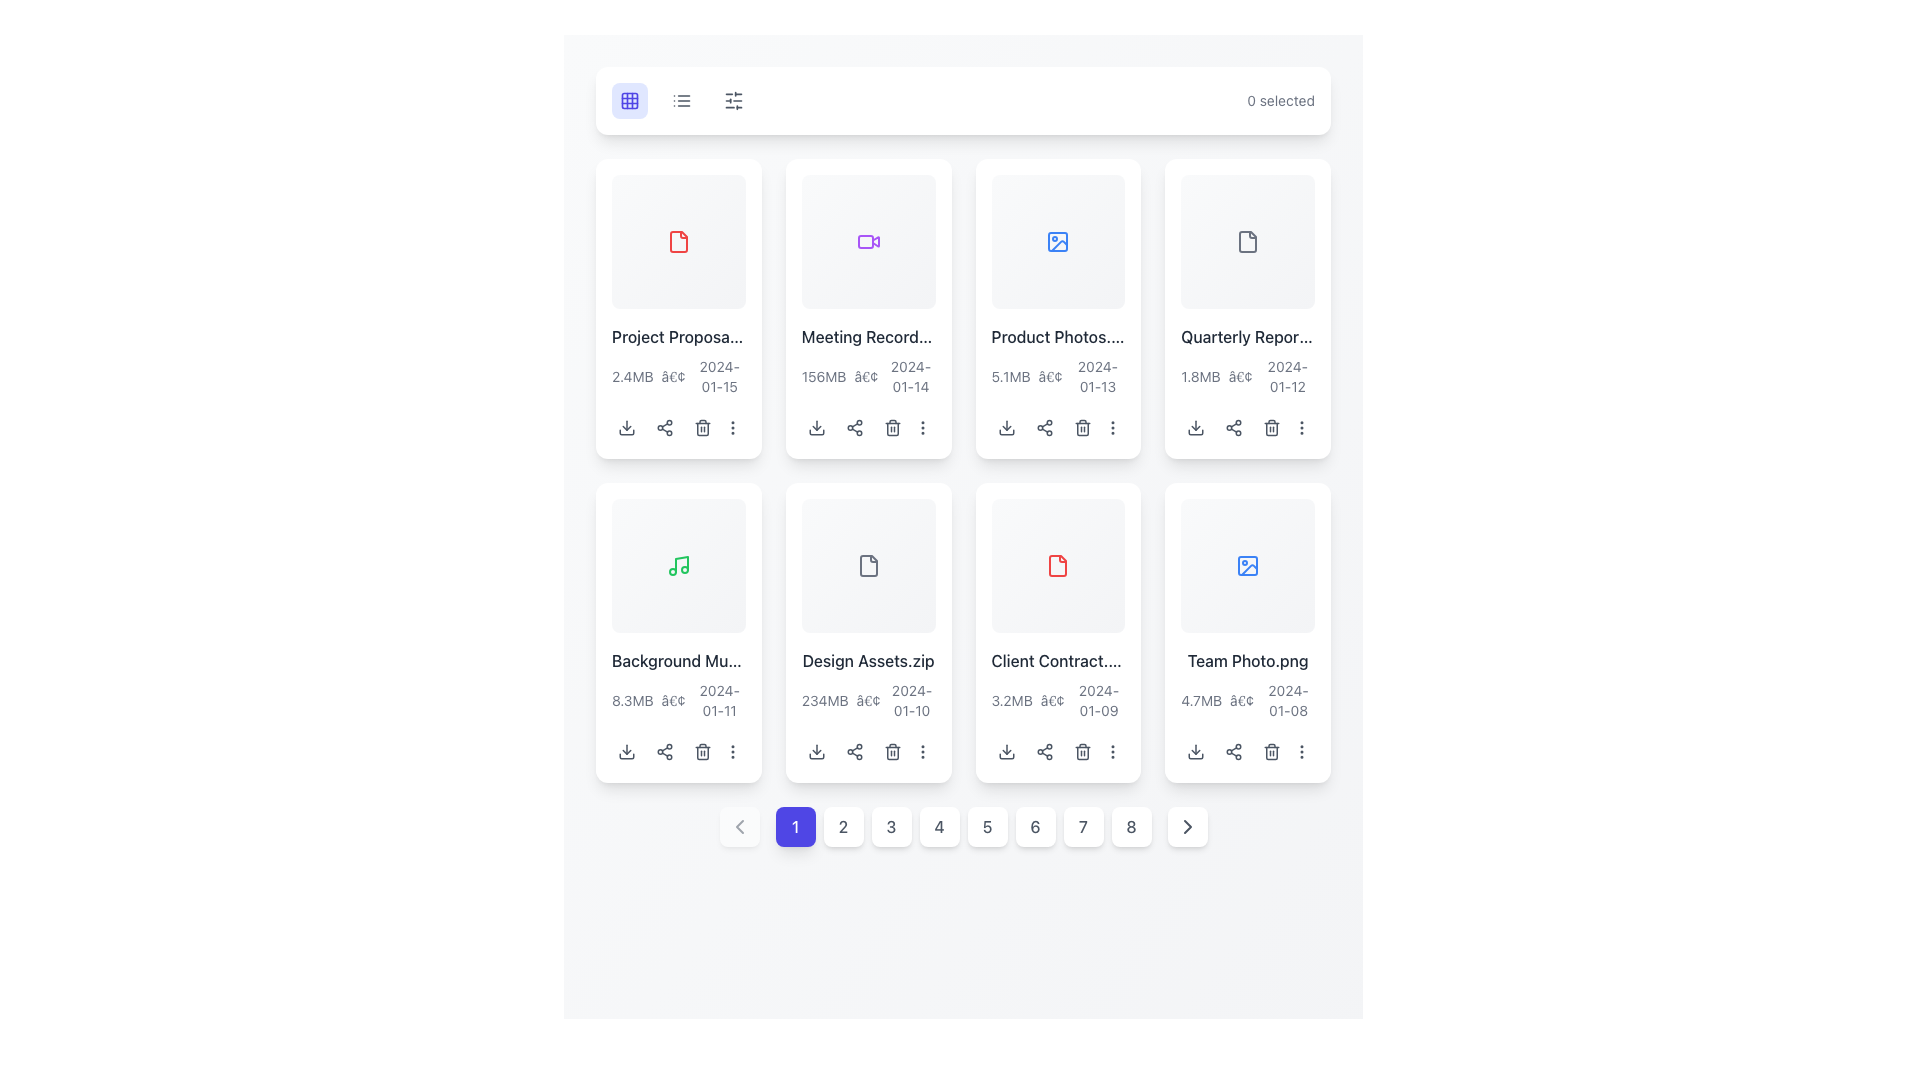 Image resolution: width=1920 pixels, height=1080 pixels. What do you see at coordinates (678, 699) in the screenshot?
I see `the text label providing metadata about the file 'Background Music.mp3', located at the bottom-left corner of its grid cell` at bounding box center [678, 699].